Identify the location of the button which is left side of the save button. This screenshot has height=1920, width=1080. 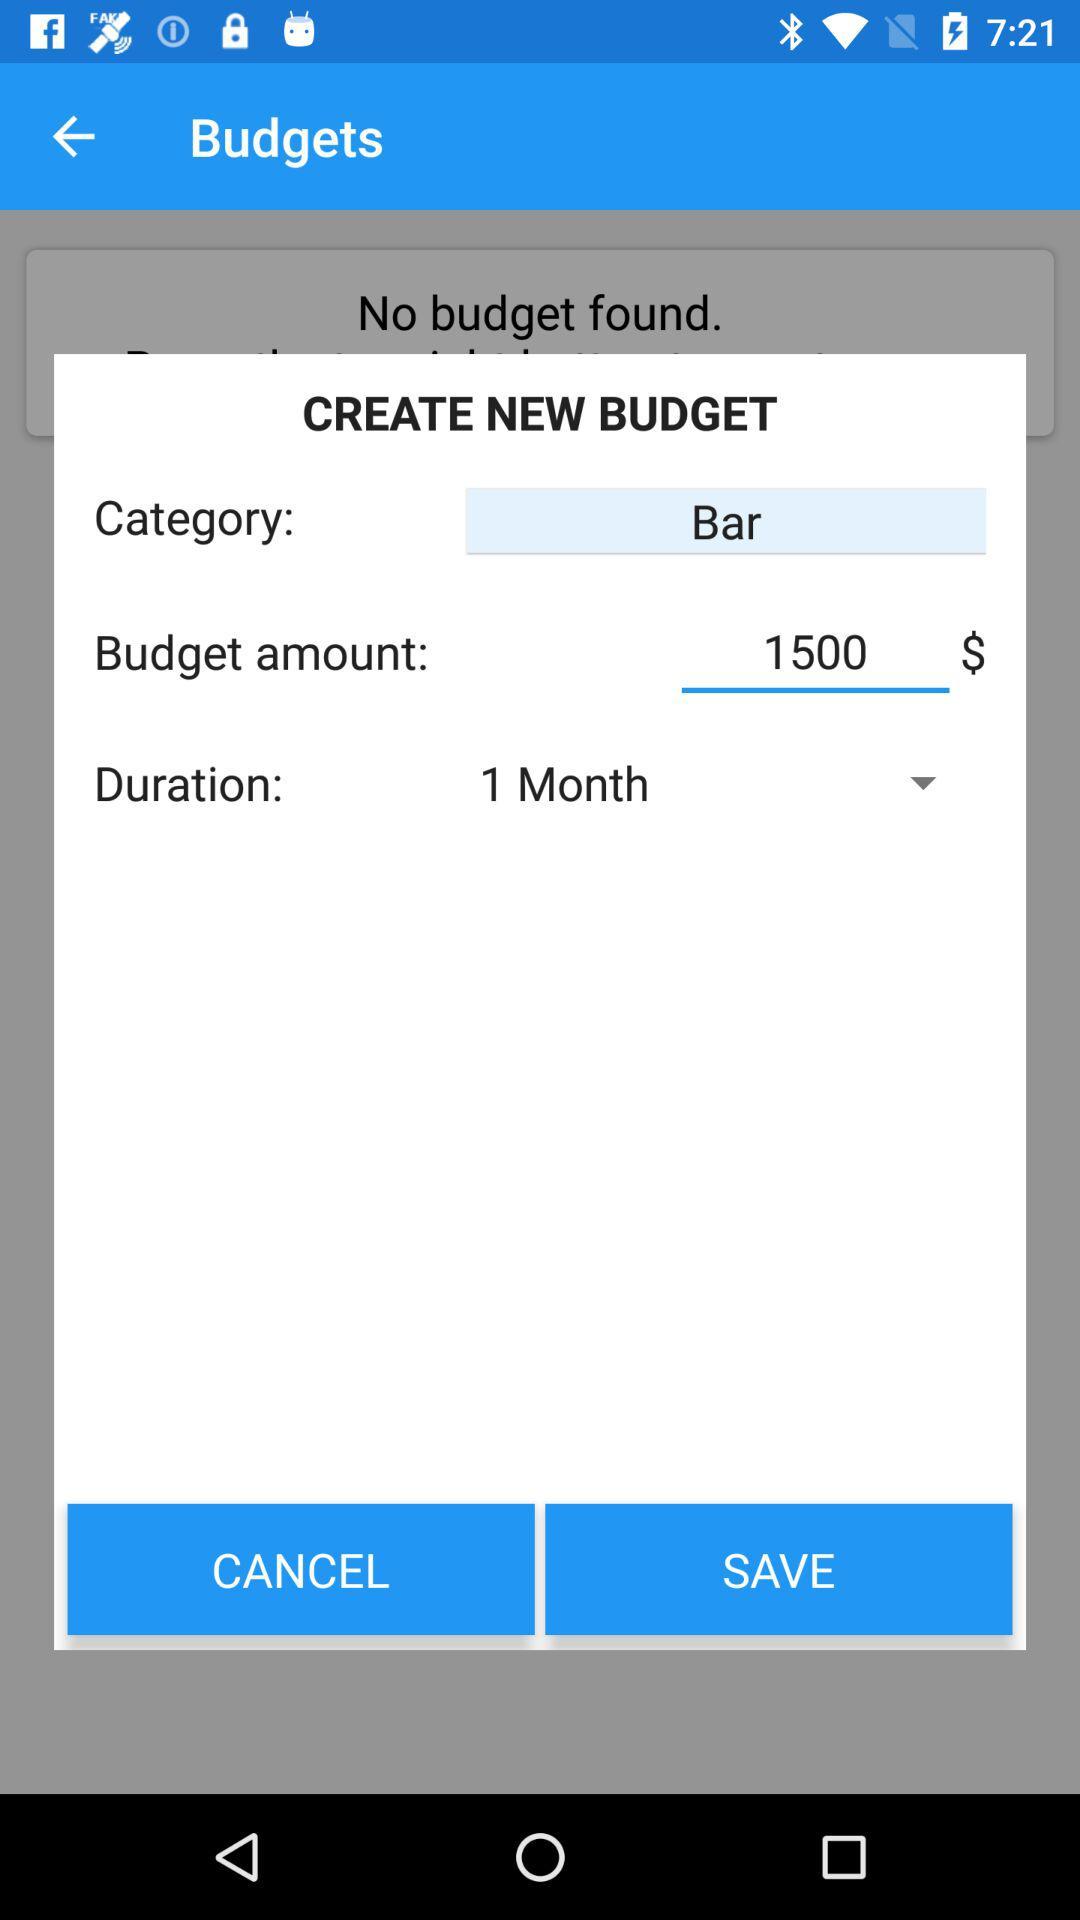
(301, 1568).